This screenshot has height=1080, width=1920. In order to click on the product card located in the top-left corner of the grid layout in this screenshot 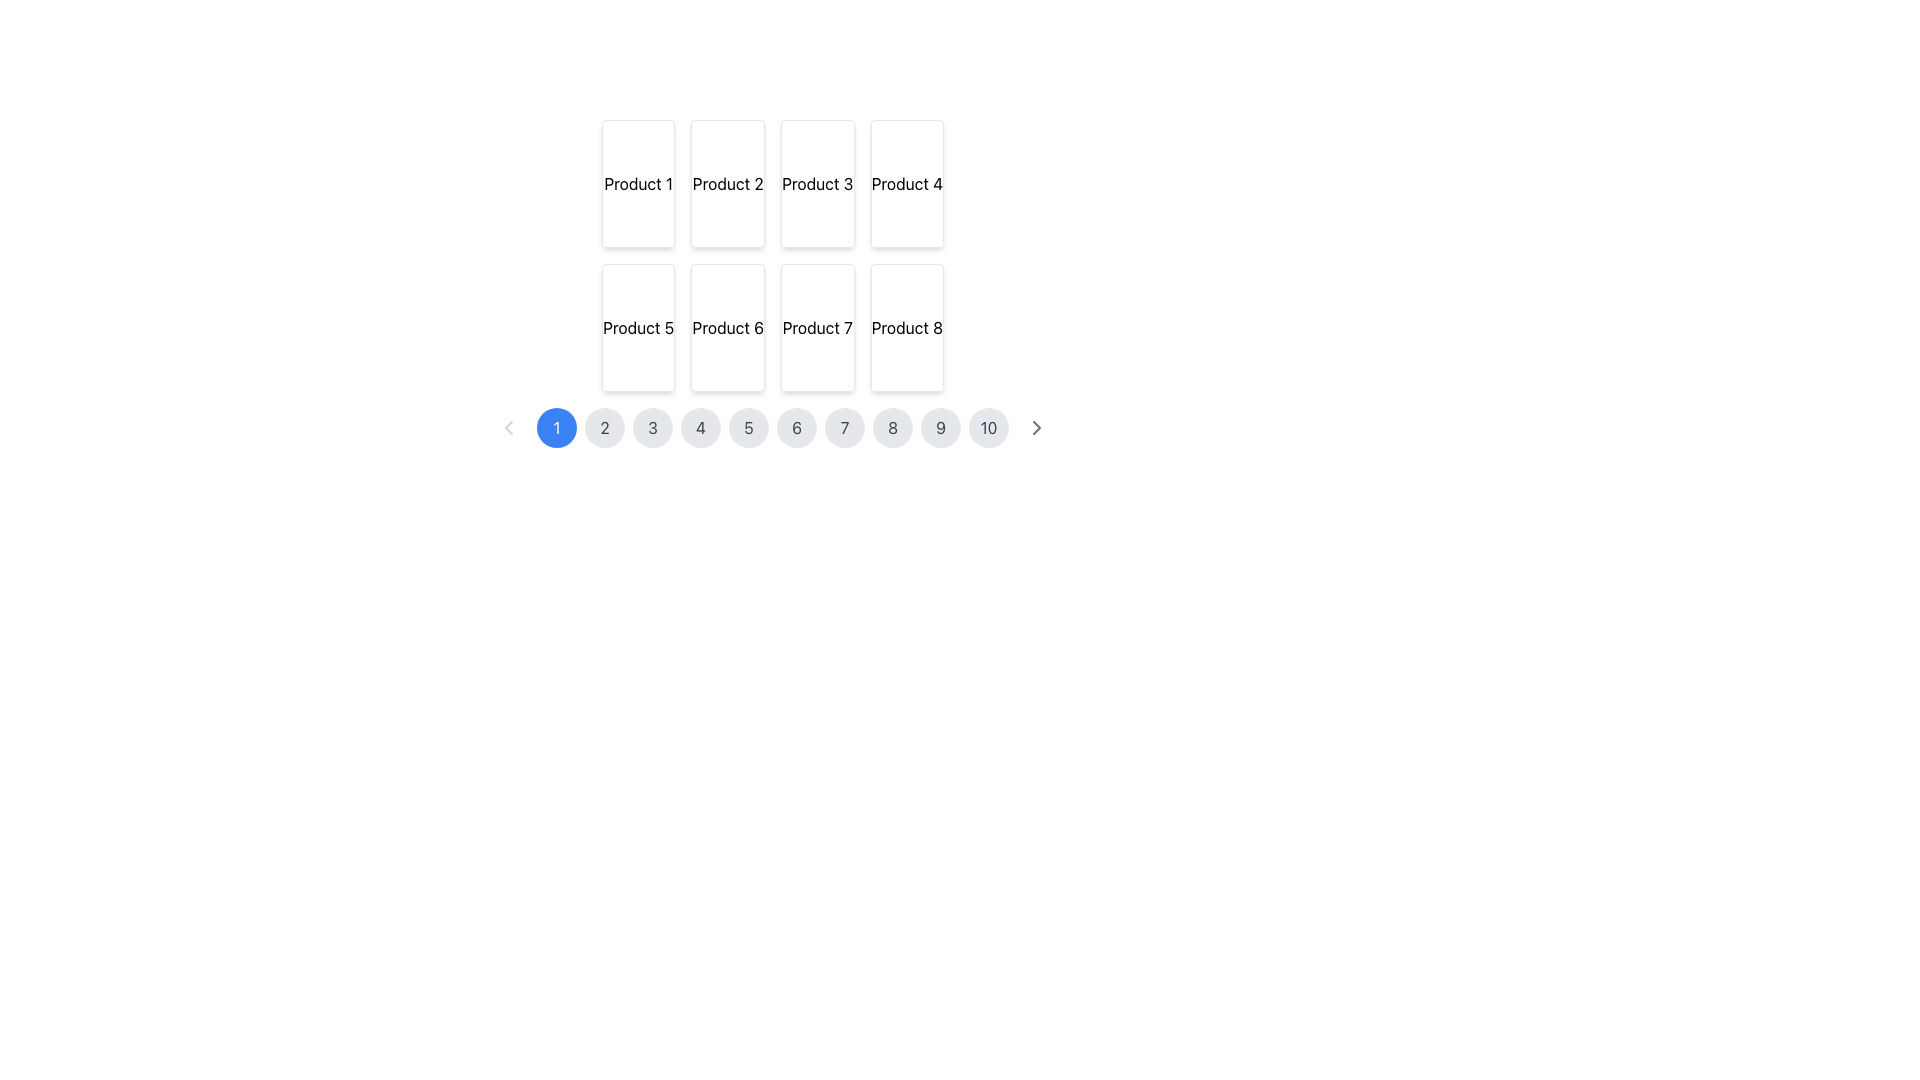, I will do `click(637, 184)`.